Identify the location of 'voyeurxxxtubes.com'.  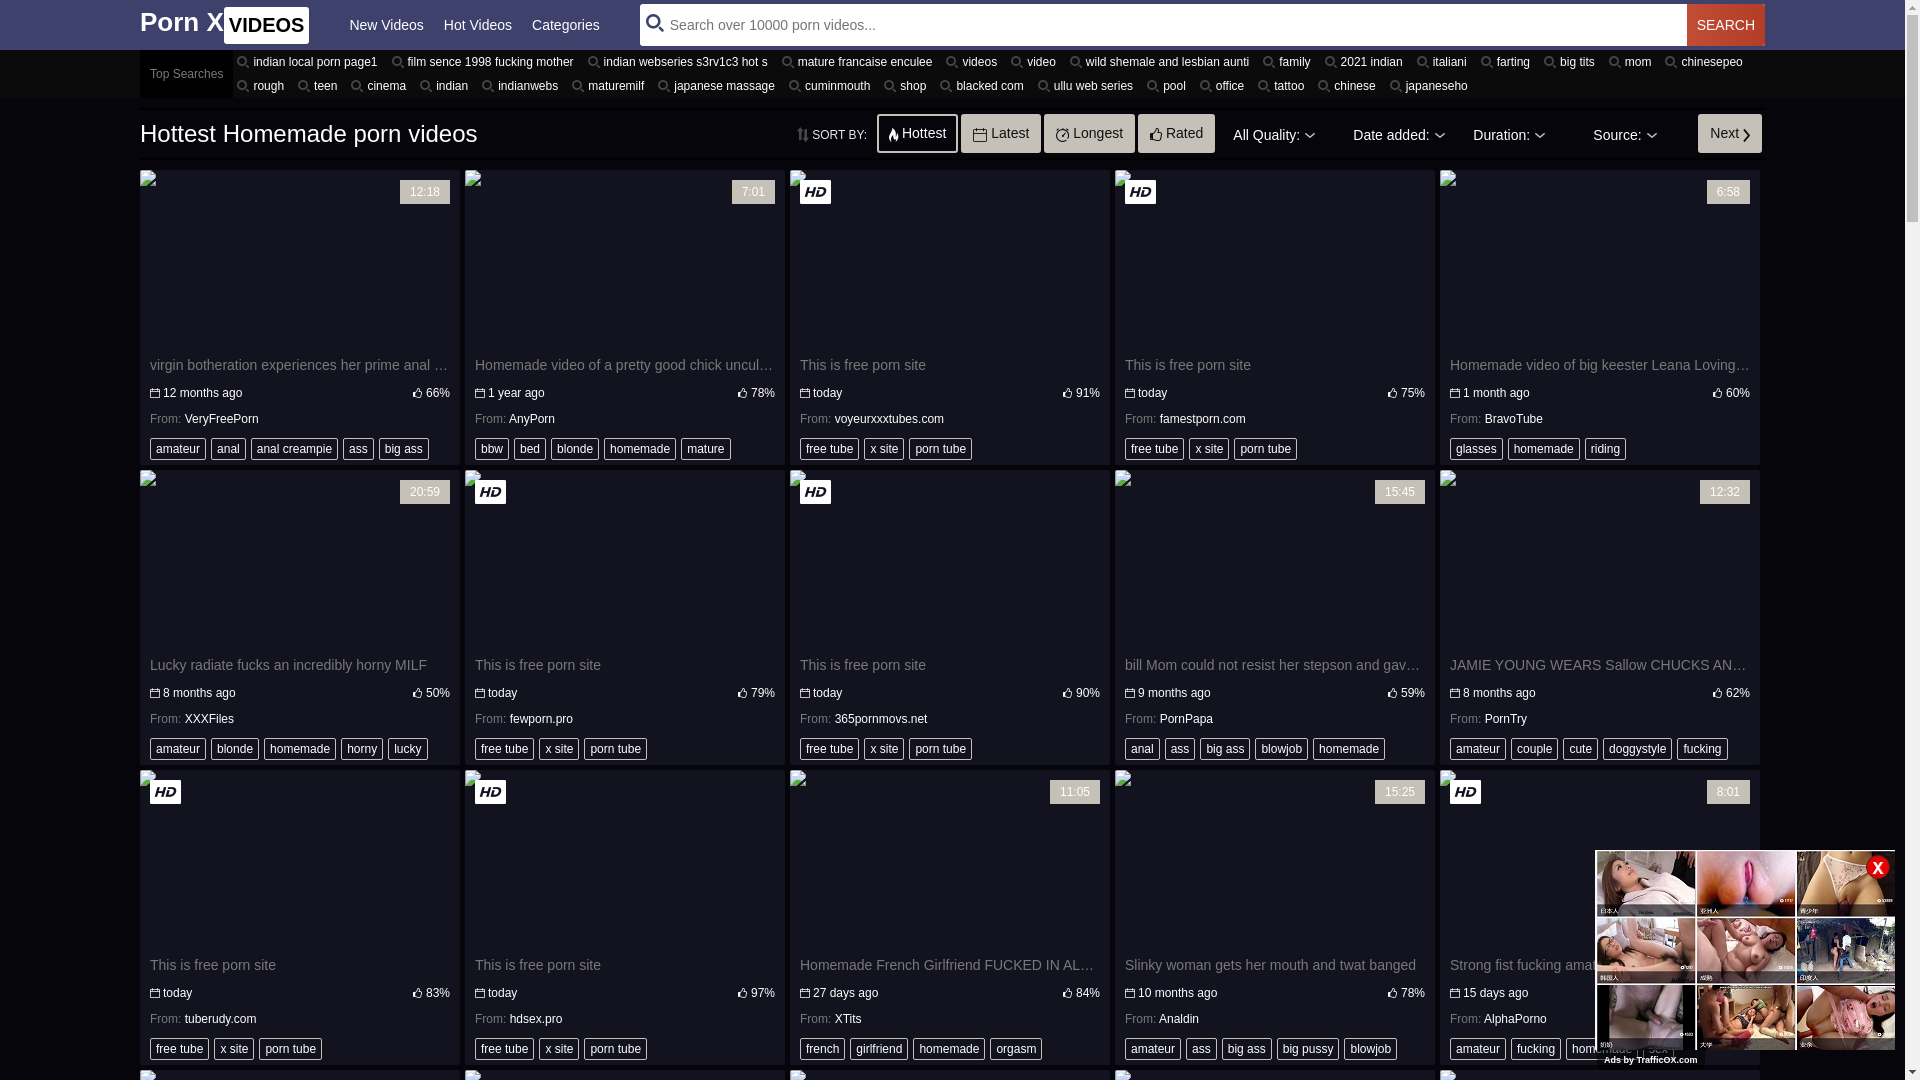
(888, 418).